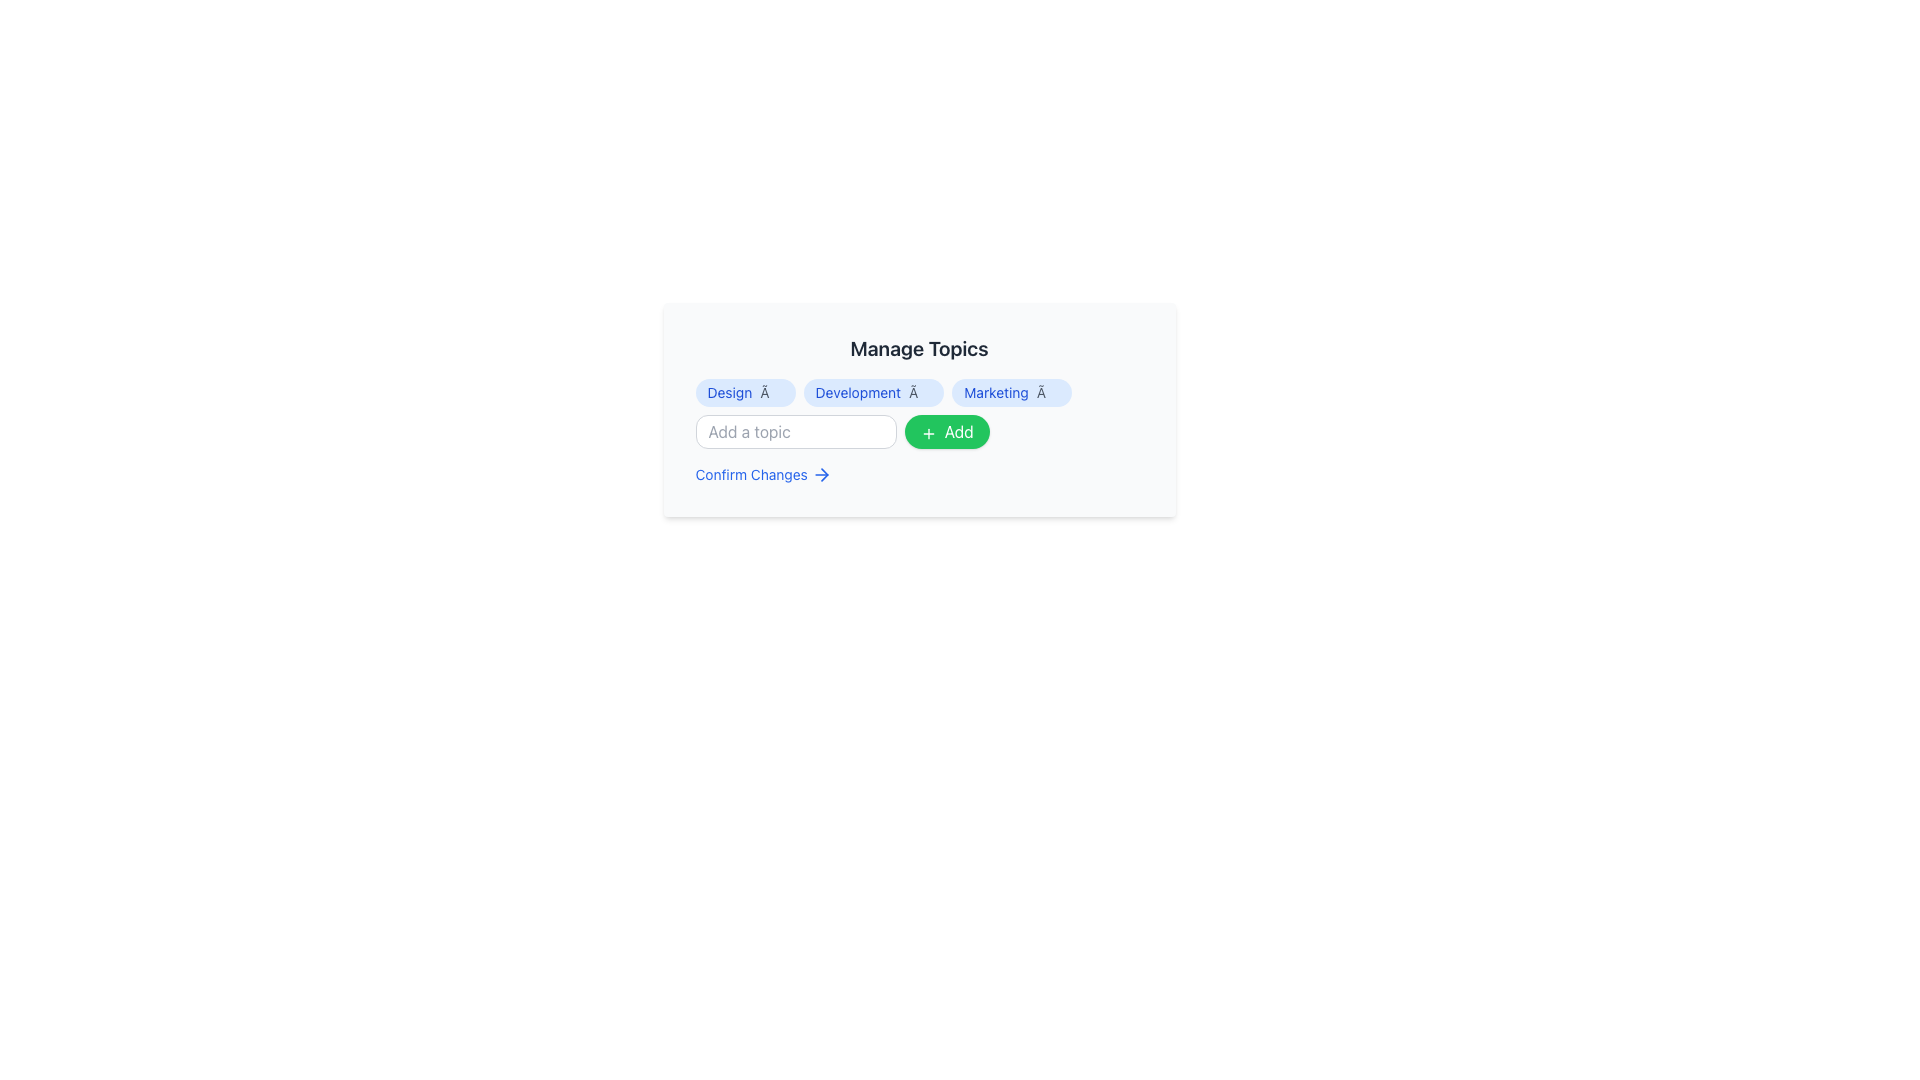  Describe the element at coordinates (744, 393) in the screenshot. I see `the '×' on the 'Design' tag with a blue background` at that location.